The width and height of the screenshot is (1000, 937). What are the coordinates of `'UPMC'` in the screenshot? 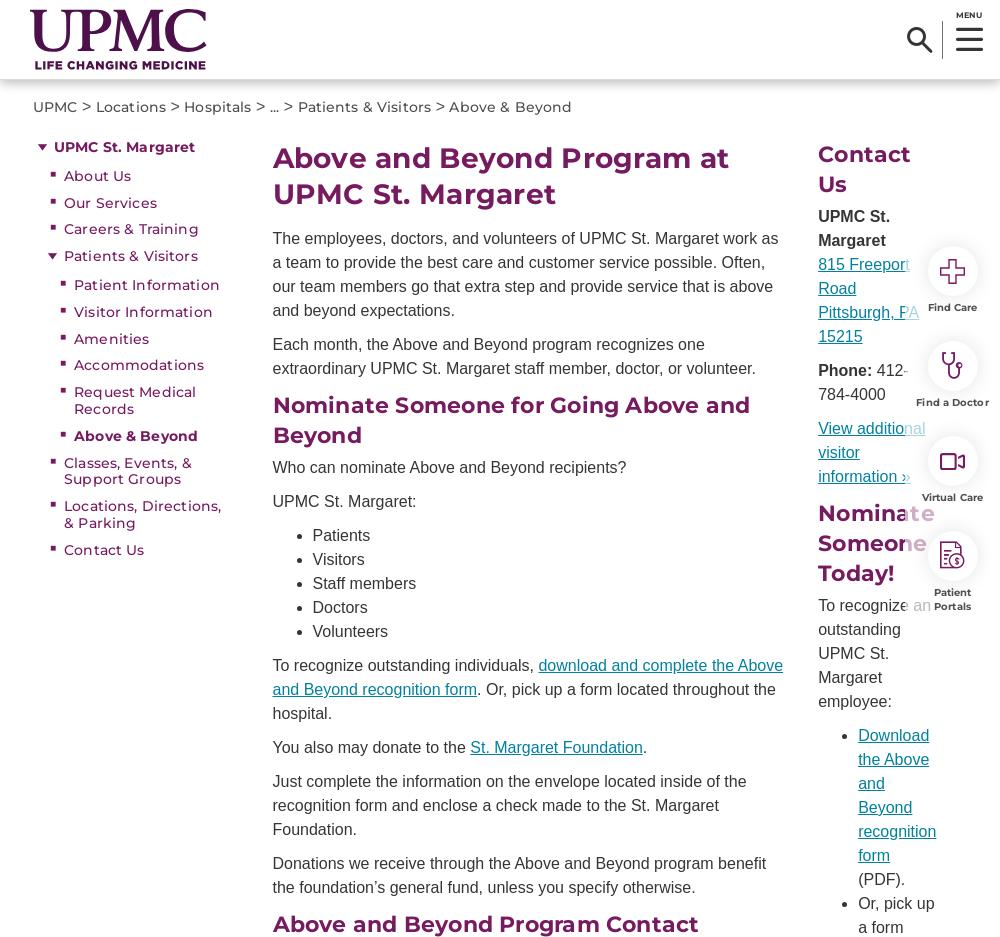 It's located at (55, 106).